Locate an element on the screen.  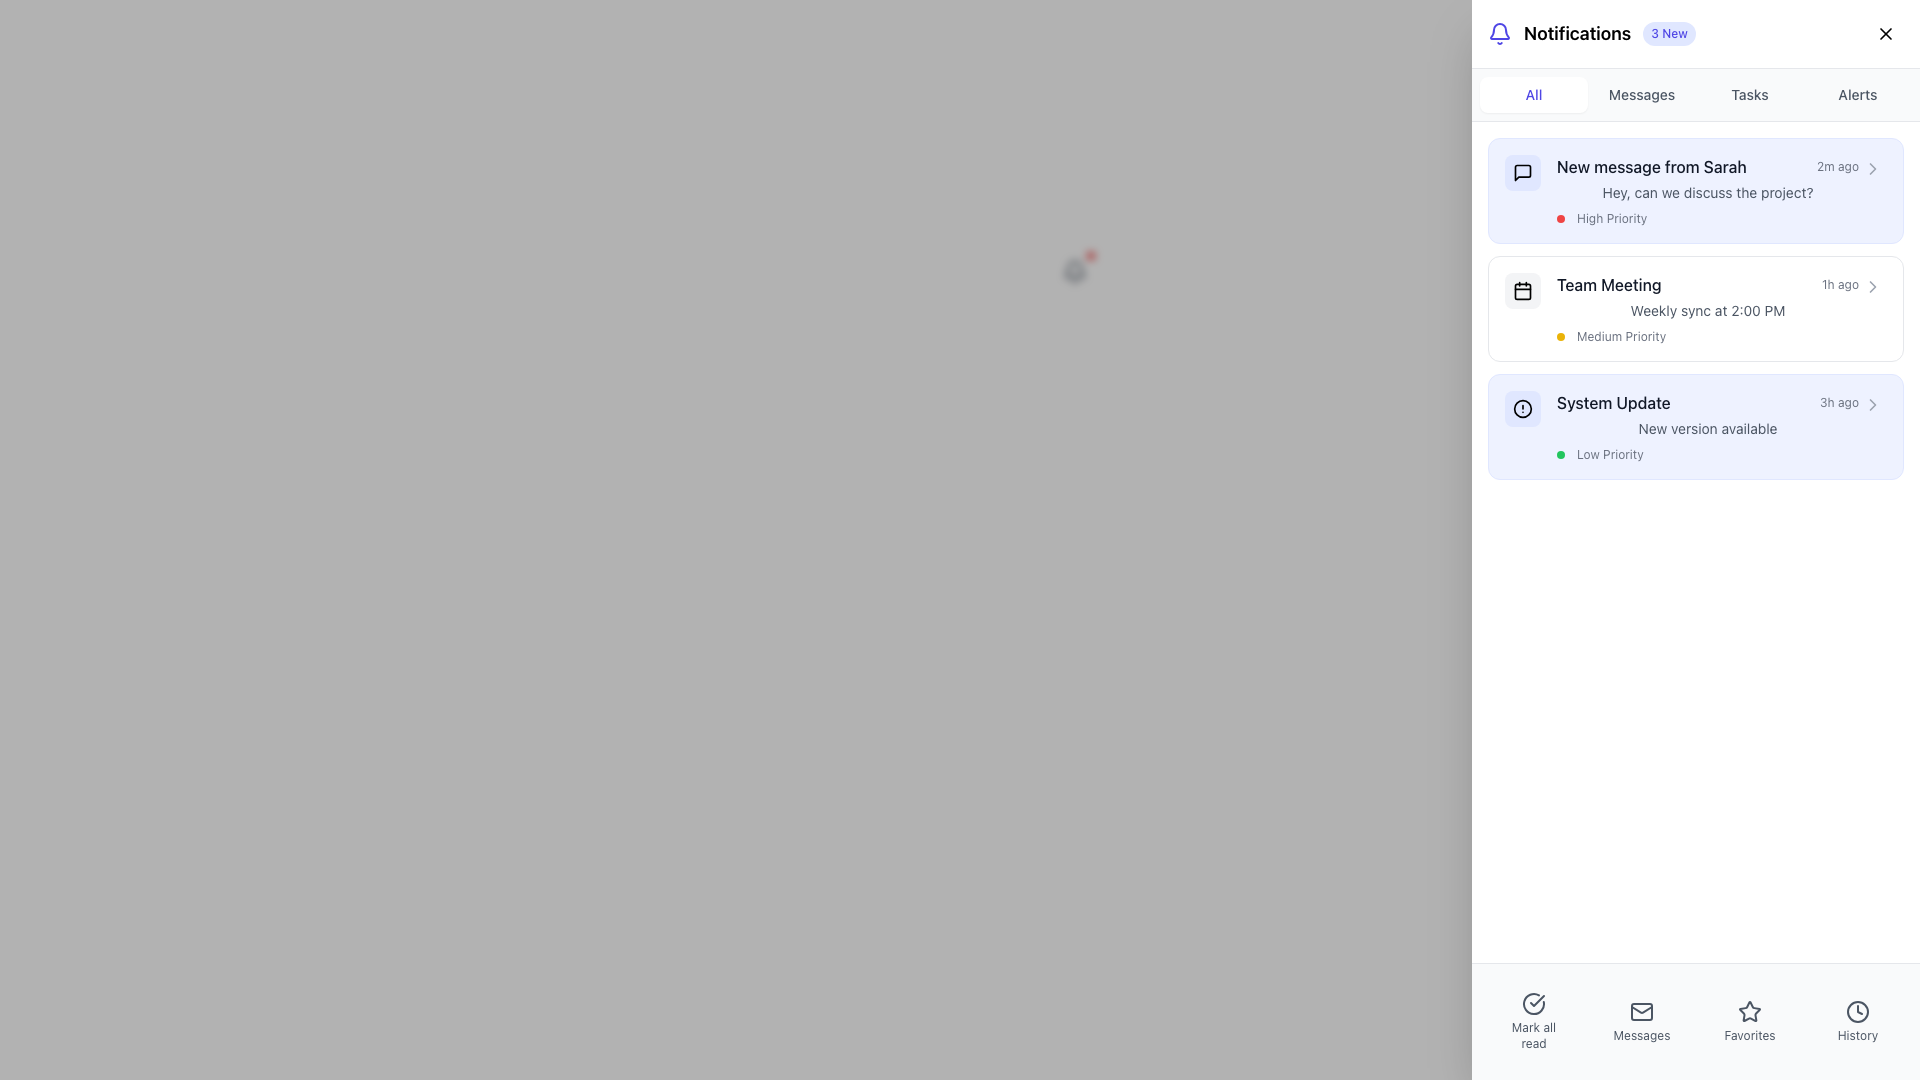
the button located on the far right side of the bottom menu bar that navigates to the 'History' section is located at coordinates (1856, 1022).